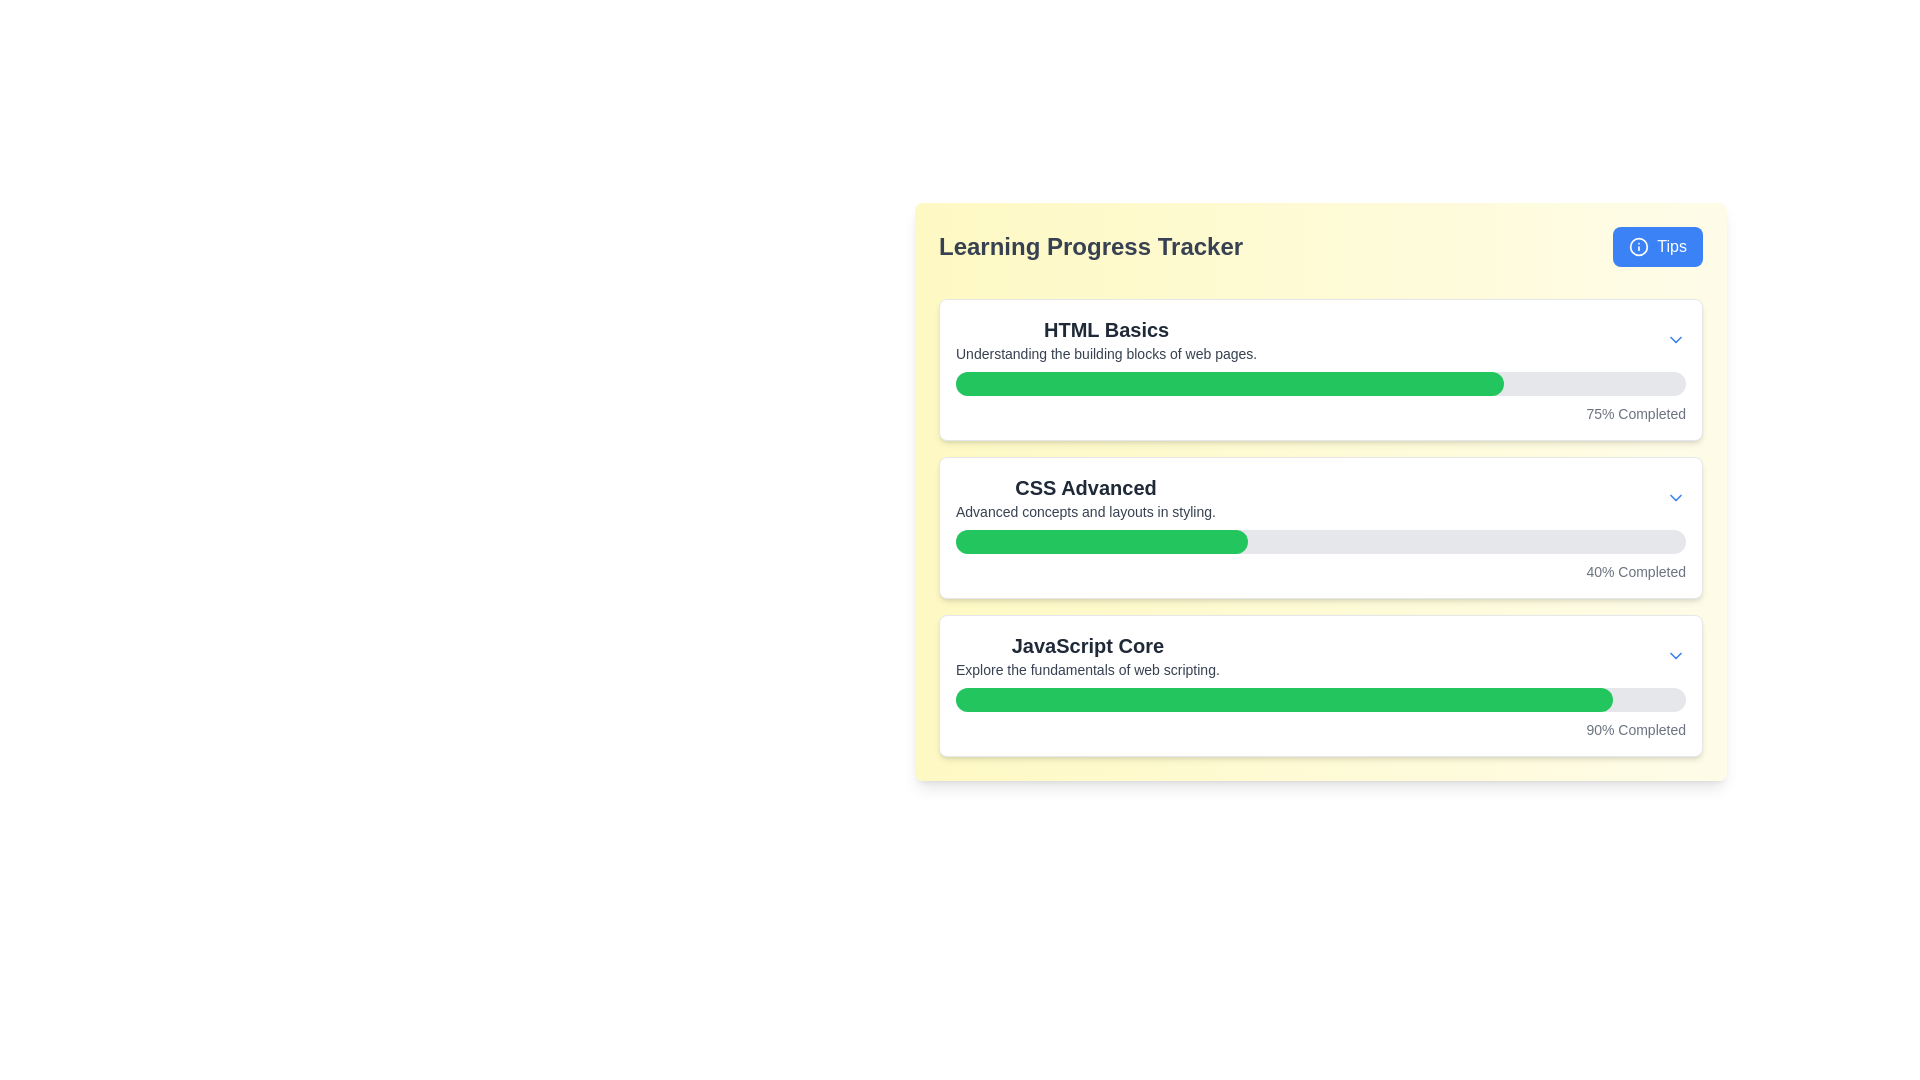  Describe the element at coordinates (1228, 384) in the screenshot. I see `Progress Bar representing the completion percentage of the 'HTML Basics' section in the Learning Progress Tracker` at that location.